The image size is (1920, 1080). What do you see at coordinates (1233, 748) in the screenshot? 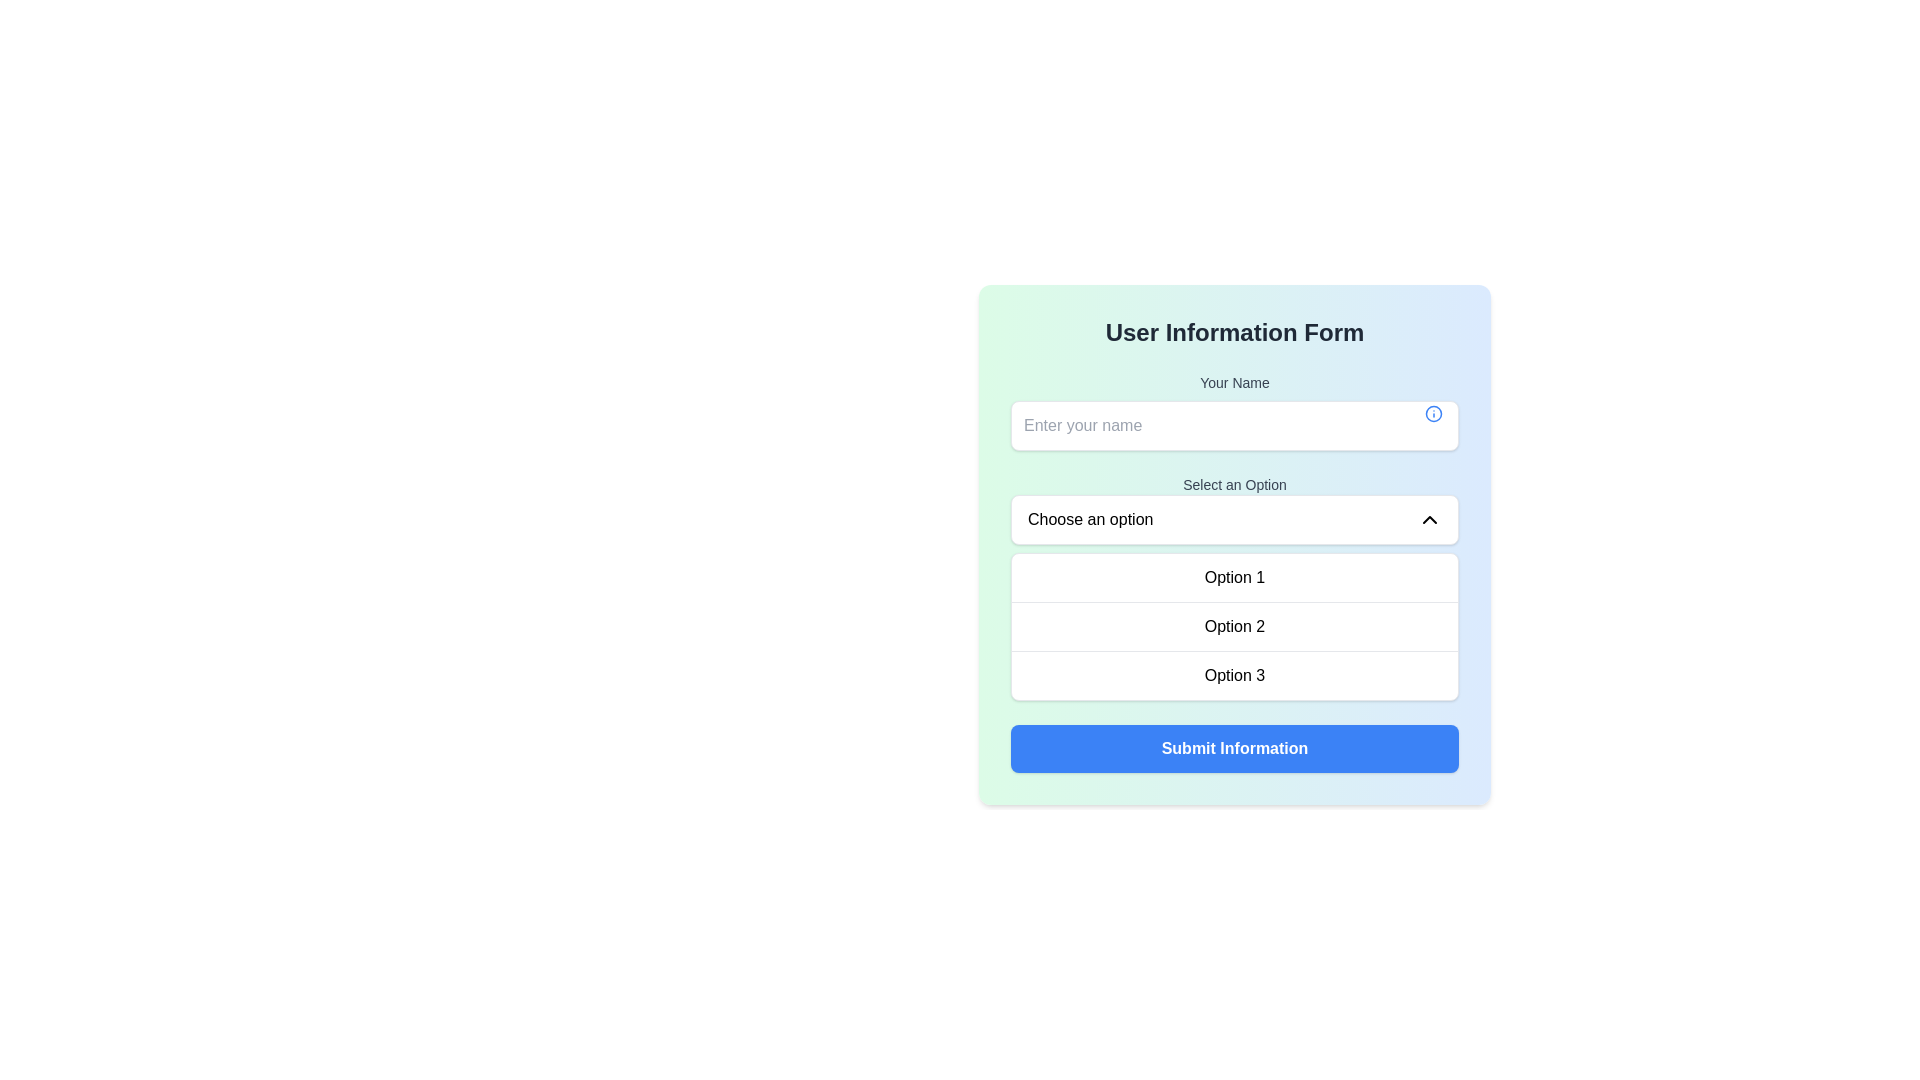
I see `the rectangular button with a blue background and bold white text reading 'Submit Information'` at bounding box center [1233, 748].